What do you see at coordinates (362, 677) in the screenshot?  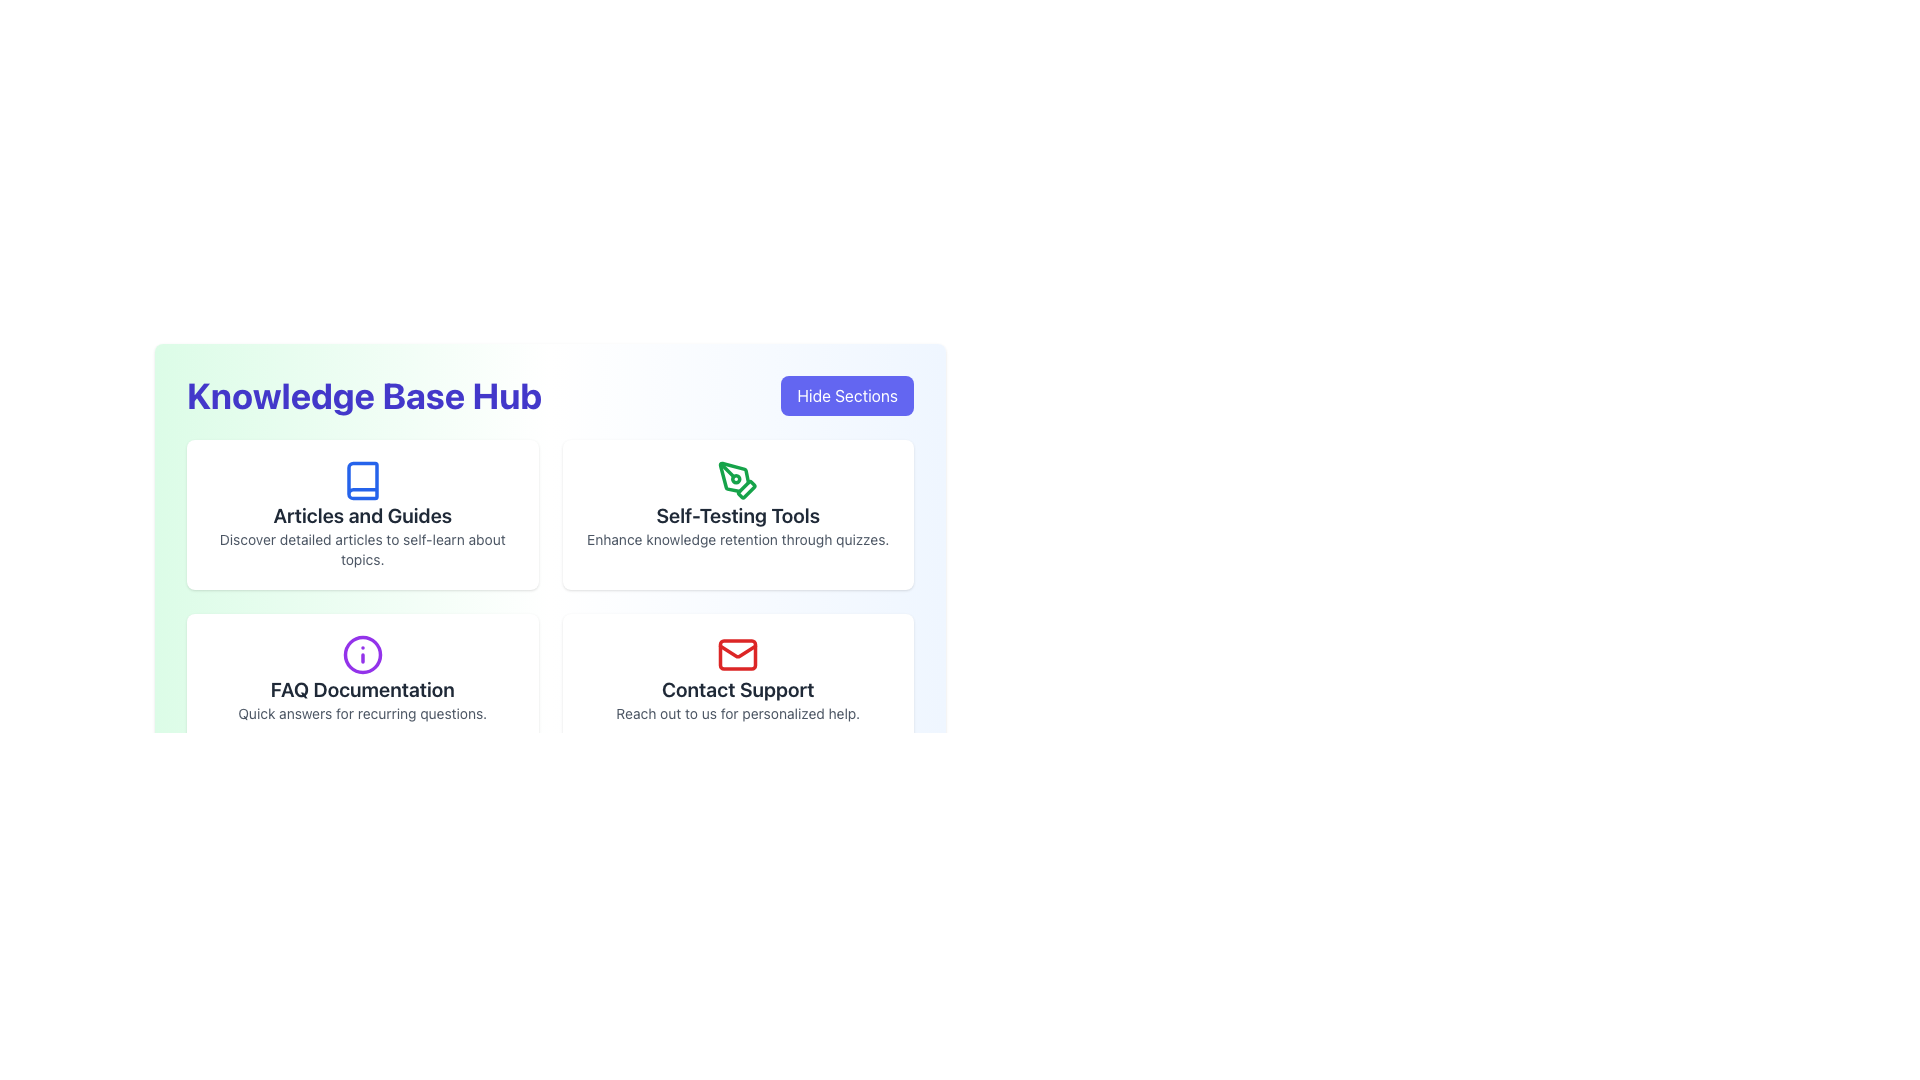 I see `the Information Card labeled 'FAQ Documentation' which is a white rectangular card with a purple information icon at the top` at bounding box center [362, 677].